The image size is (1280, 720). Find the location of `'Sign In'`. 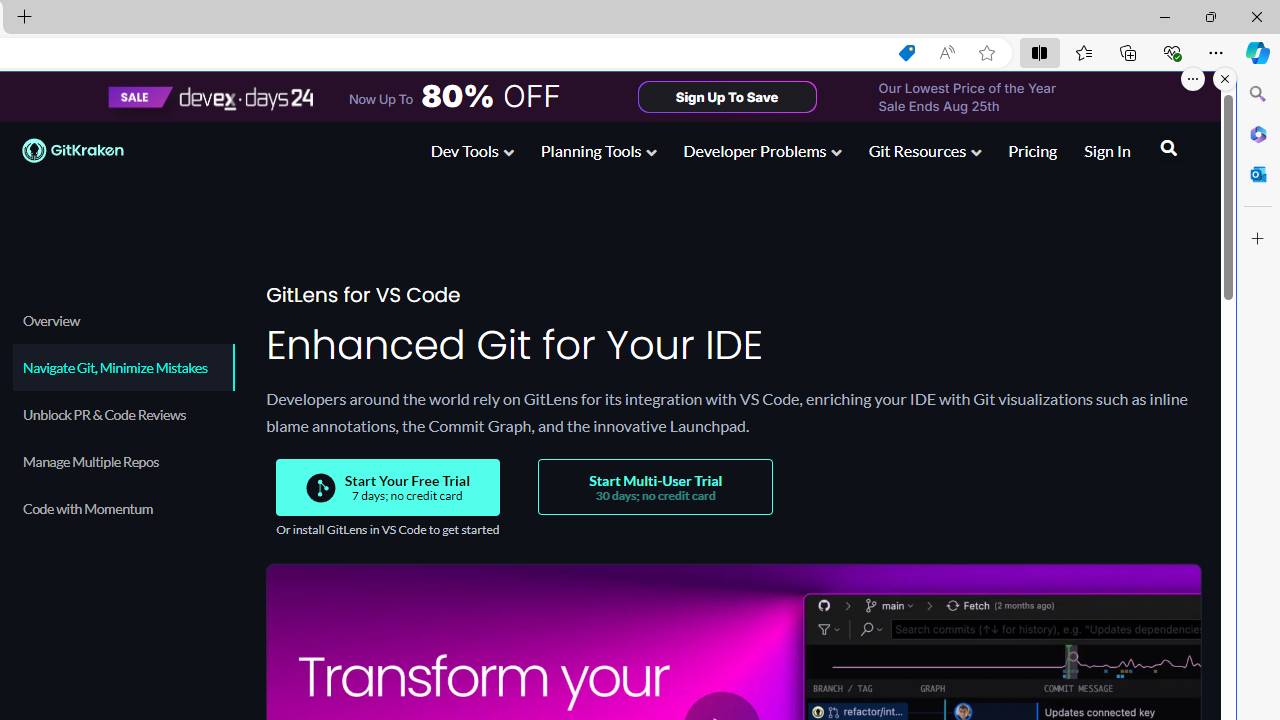

'Sign In' is located at coordinates (1106, 149).